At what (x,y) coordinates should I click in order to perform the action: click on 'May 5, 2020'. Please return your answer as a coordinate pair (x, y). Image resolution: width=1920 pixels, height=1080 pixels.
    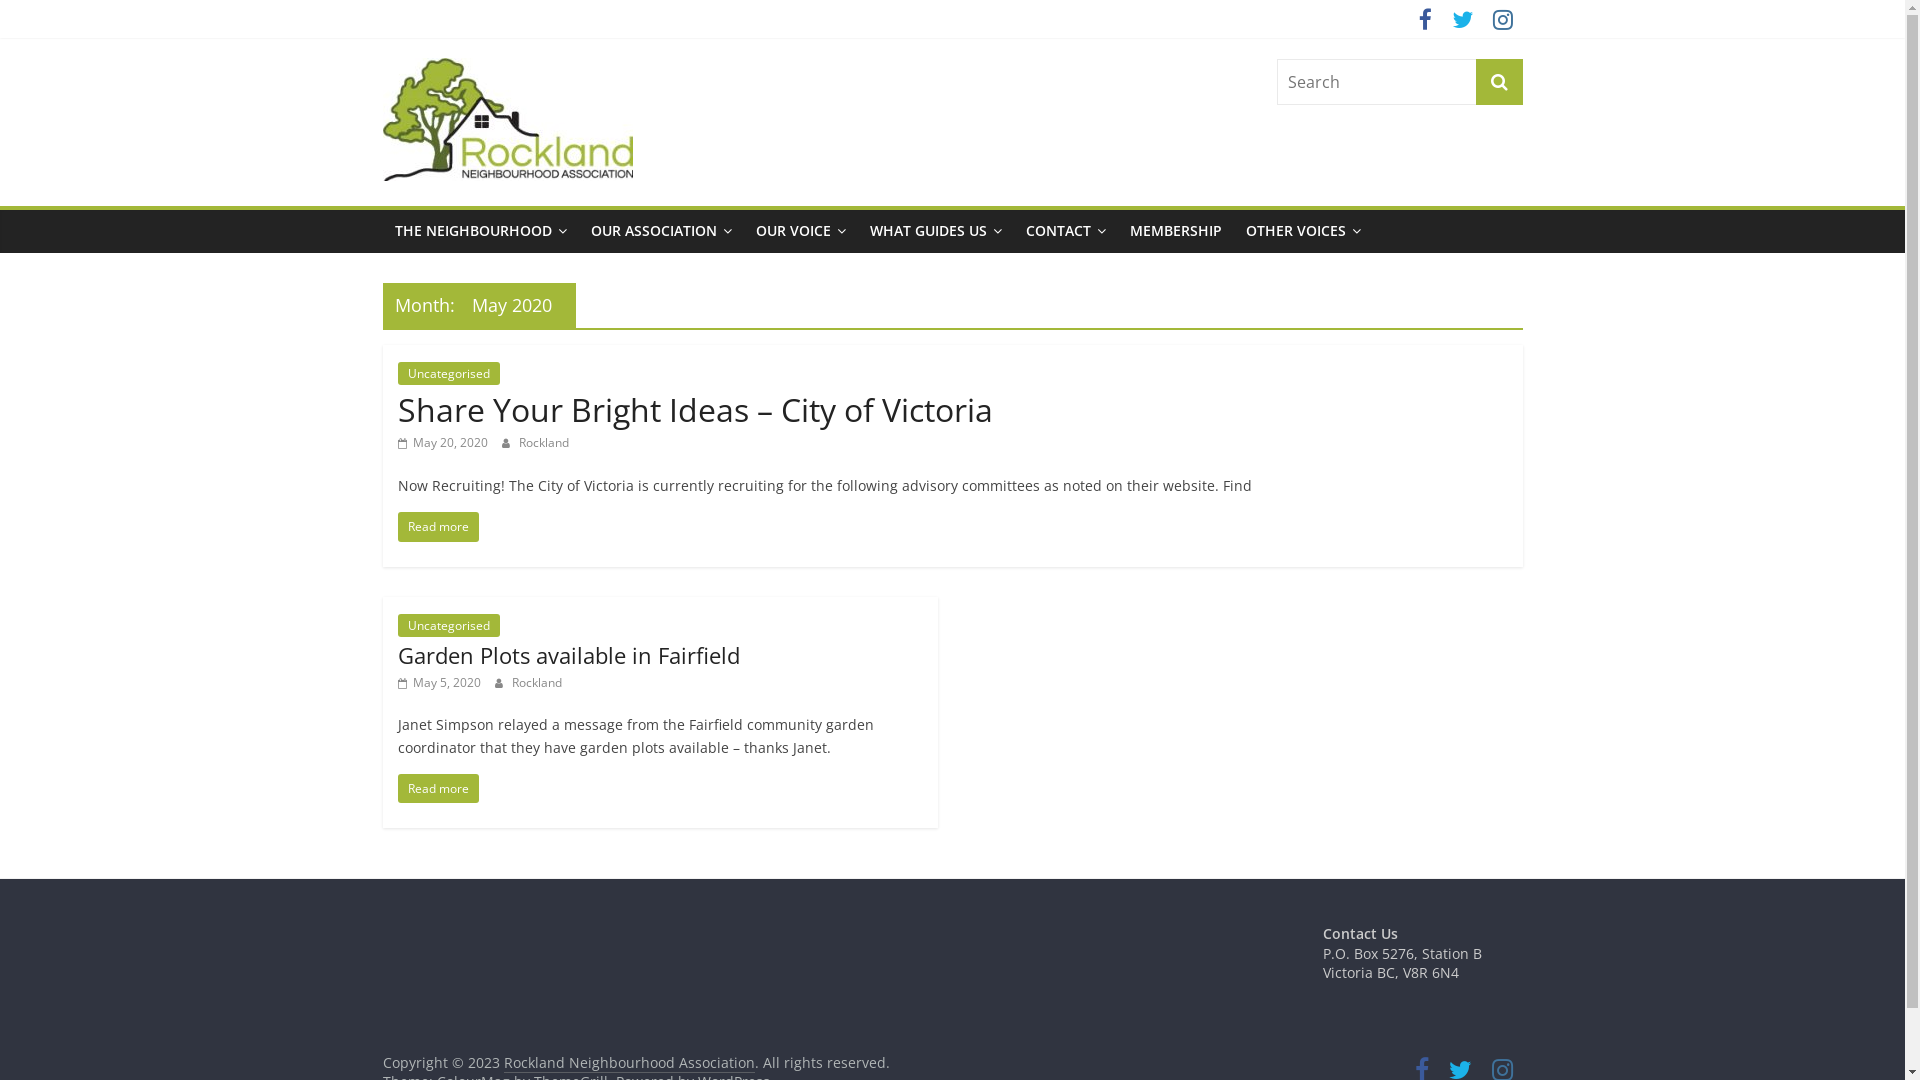
    Looking at the image, I should click on (398, 681).